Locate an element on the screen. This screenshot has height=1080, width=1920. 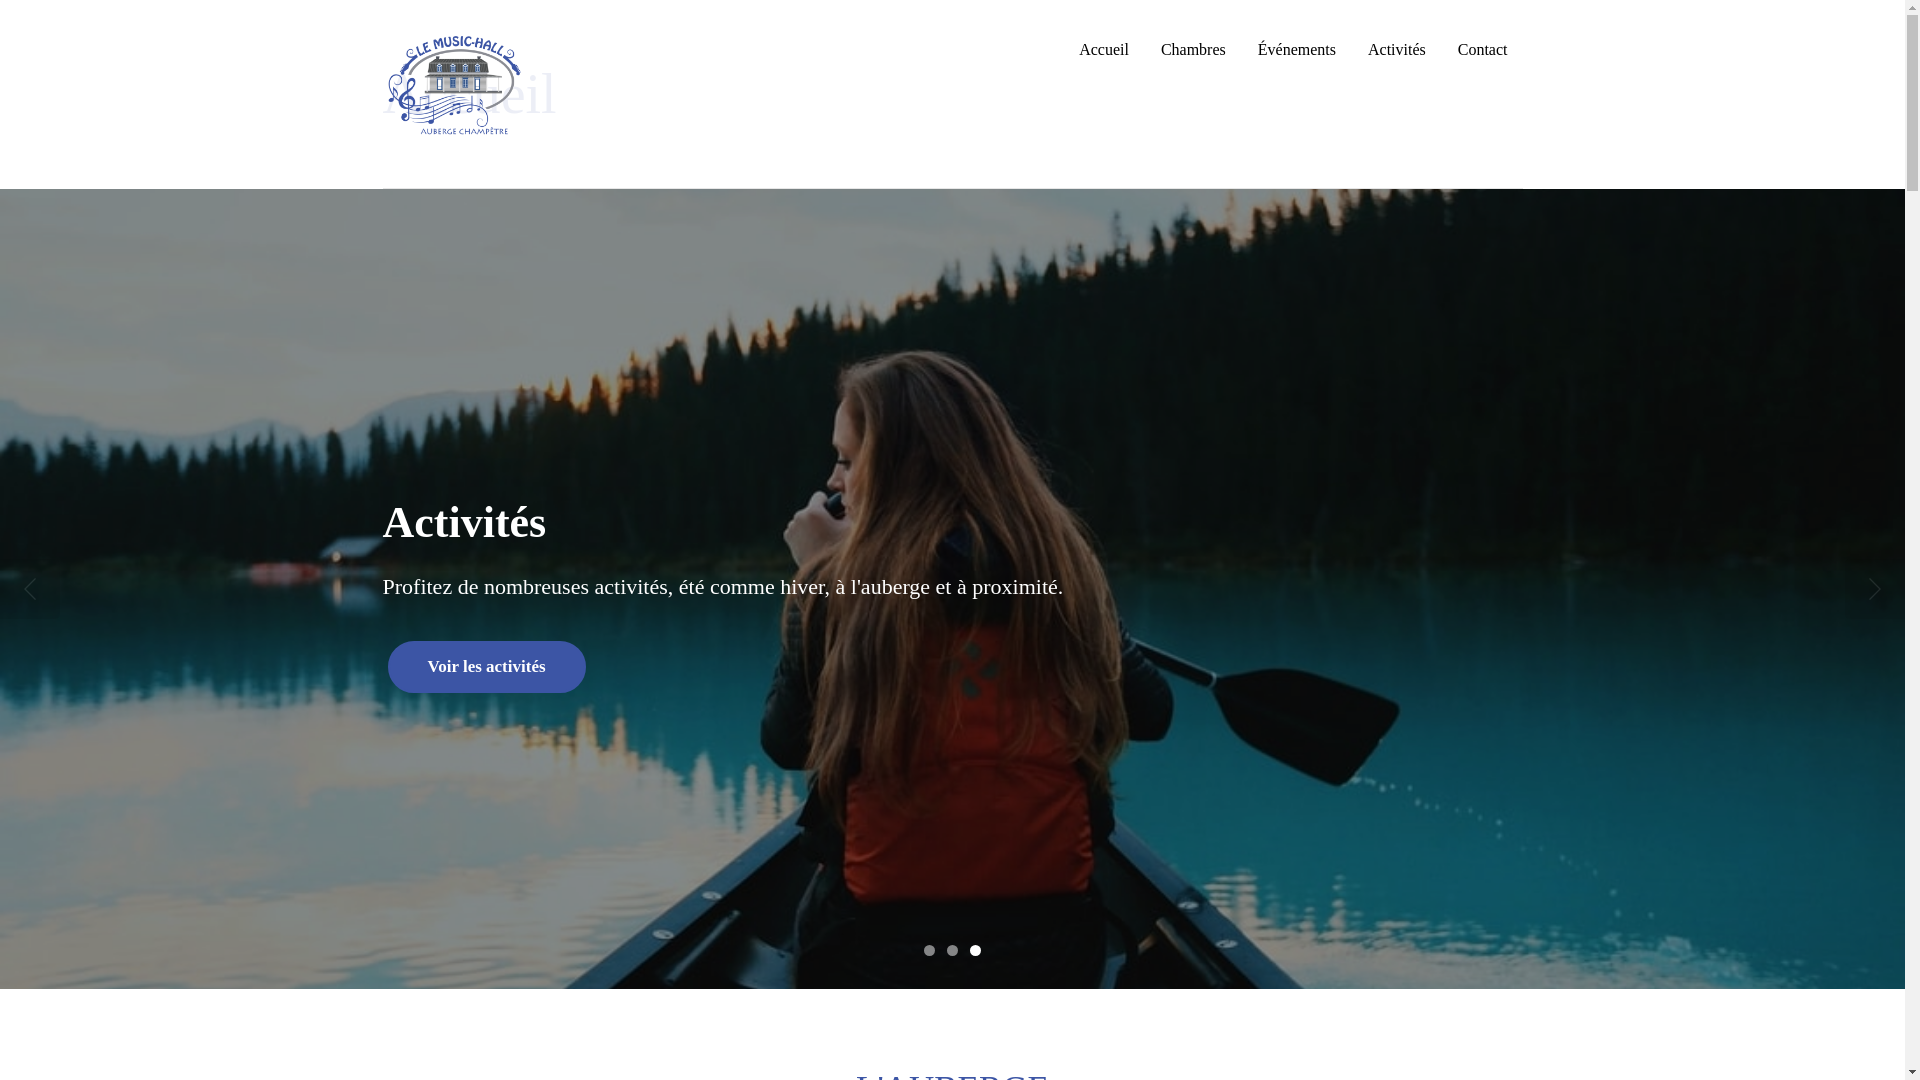
'3' is located at coordinates (975, 949).